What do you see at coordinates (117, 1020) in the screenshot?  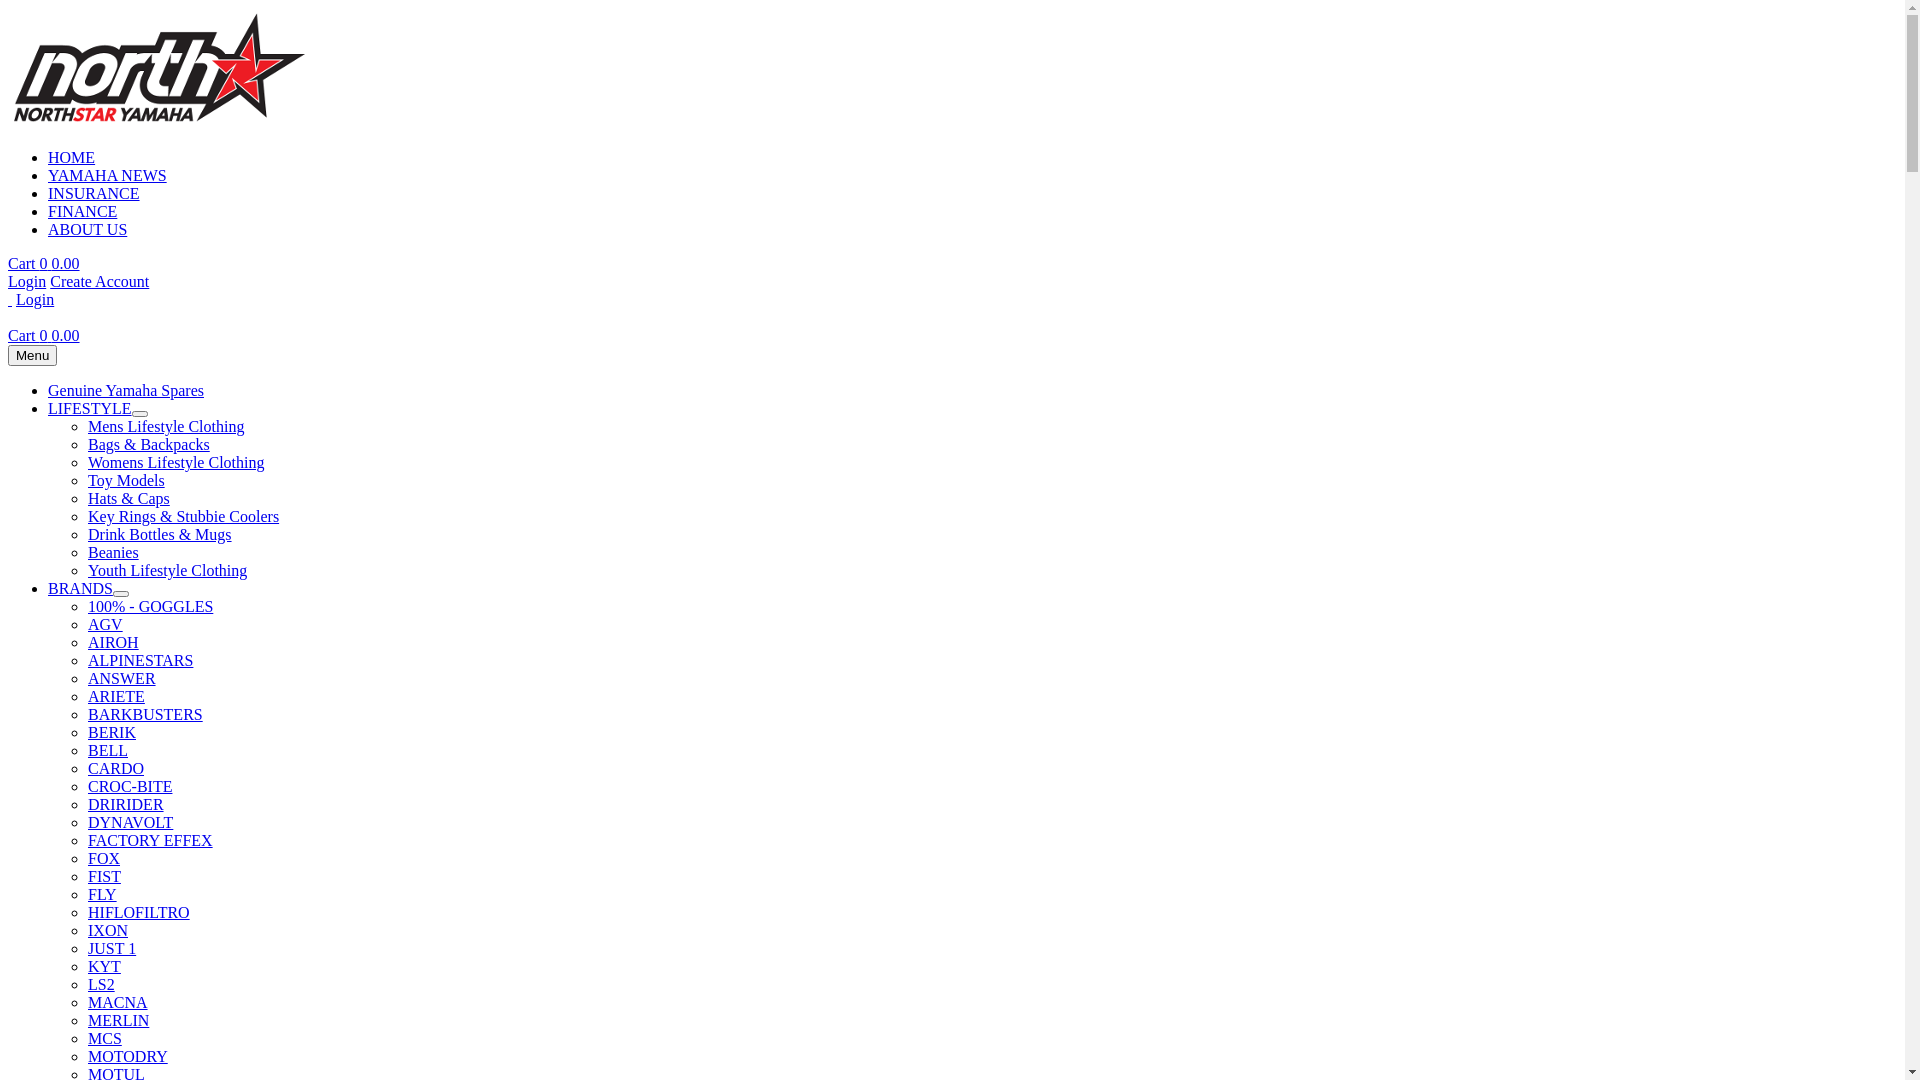 I see `'MERLIN'` at bounding box center [117, 1020].